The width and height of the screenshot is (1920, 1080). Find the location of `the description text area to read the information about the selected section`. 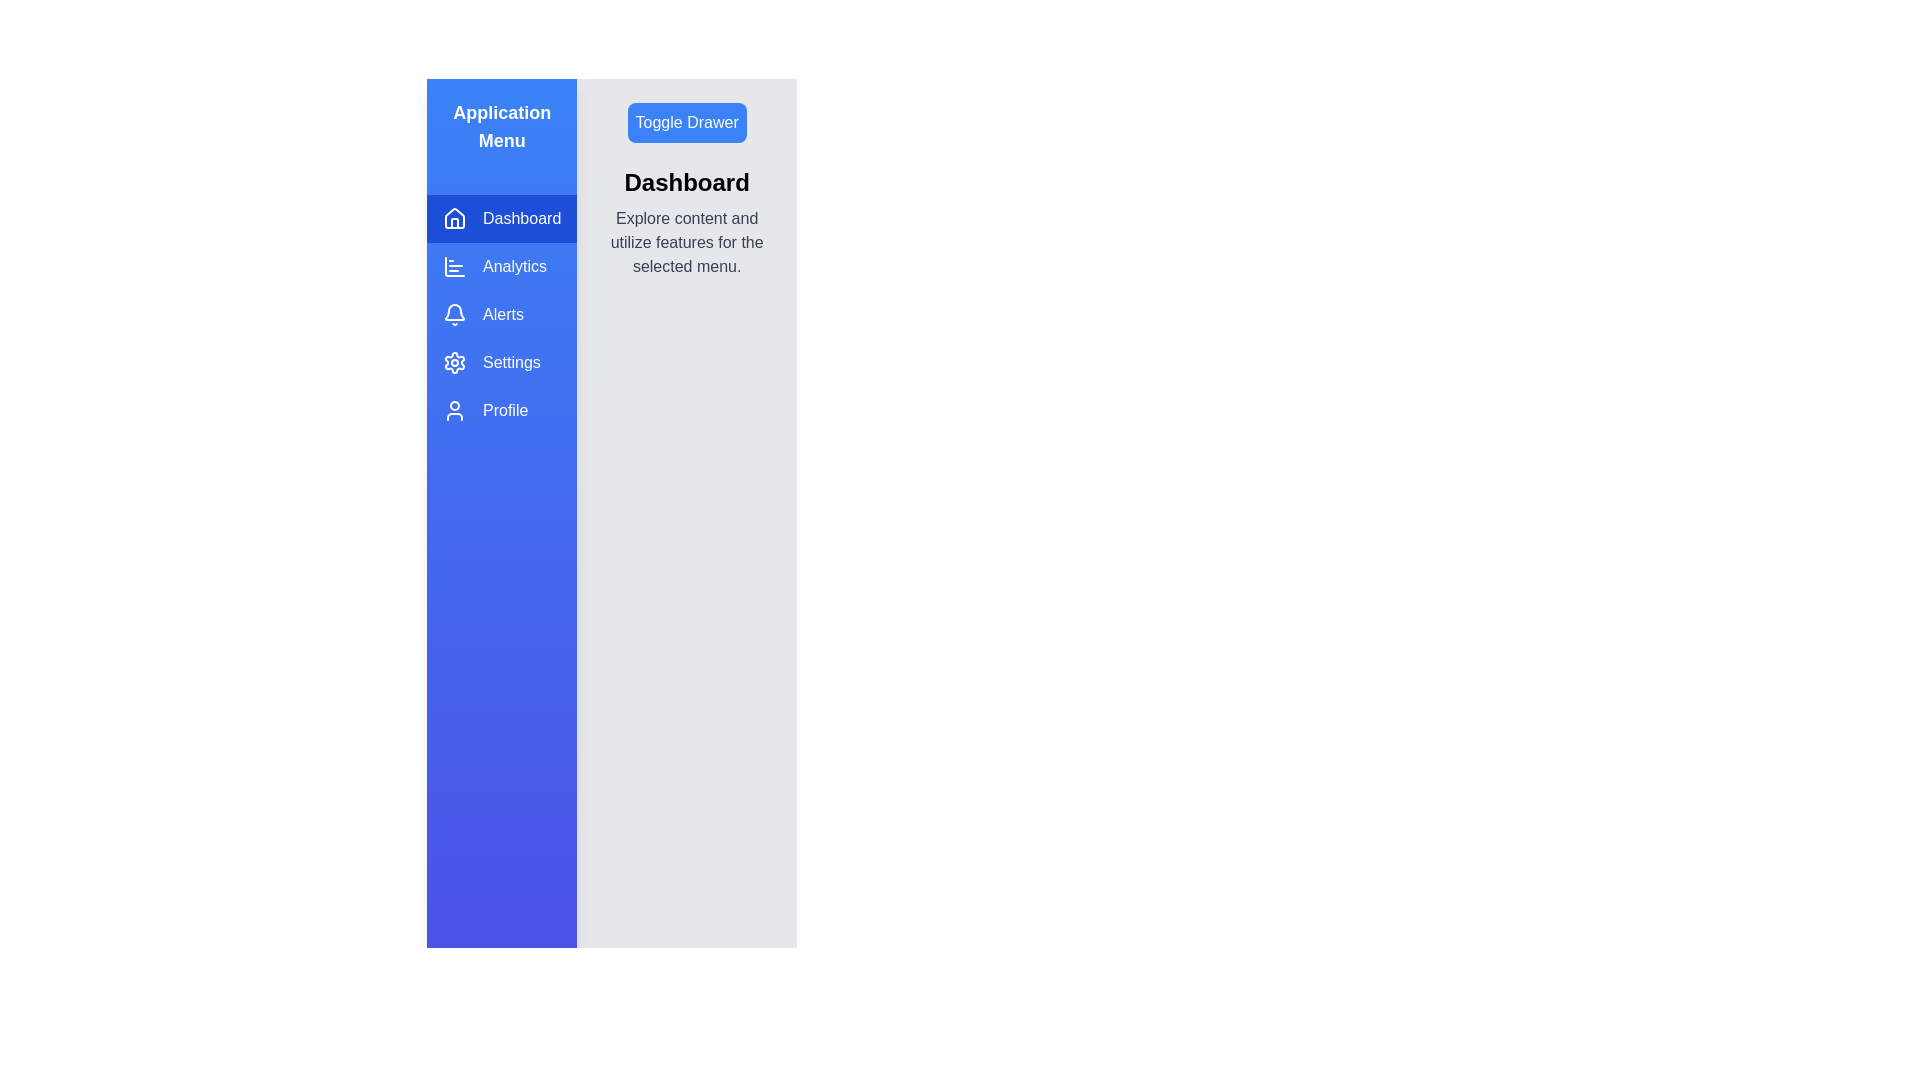

the description text area to read the information about the selected section is located at coordinates (686, 242).